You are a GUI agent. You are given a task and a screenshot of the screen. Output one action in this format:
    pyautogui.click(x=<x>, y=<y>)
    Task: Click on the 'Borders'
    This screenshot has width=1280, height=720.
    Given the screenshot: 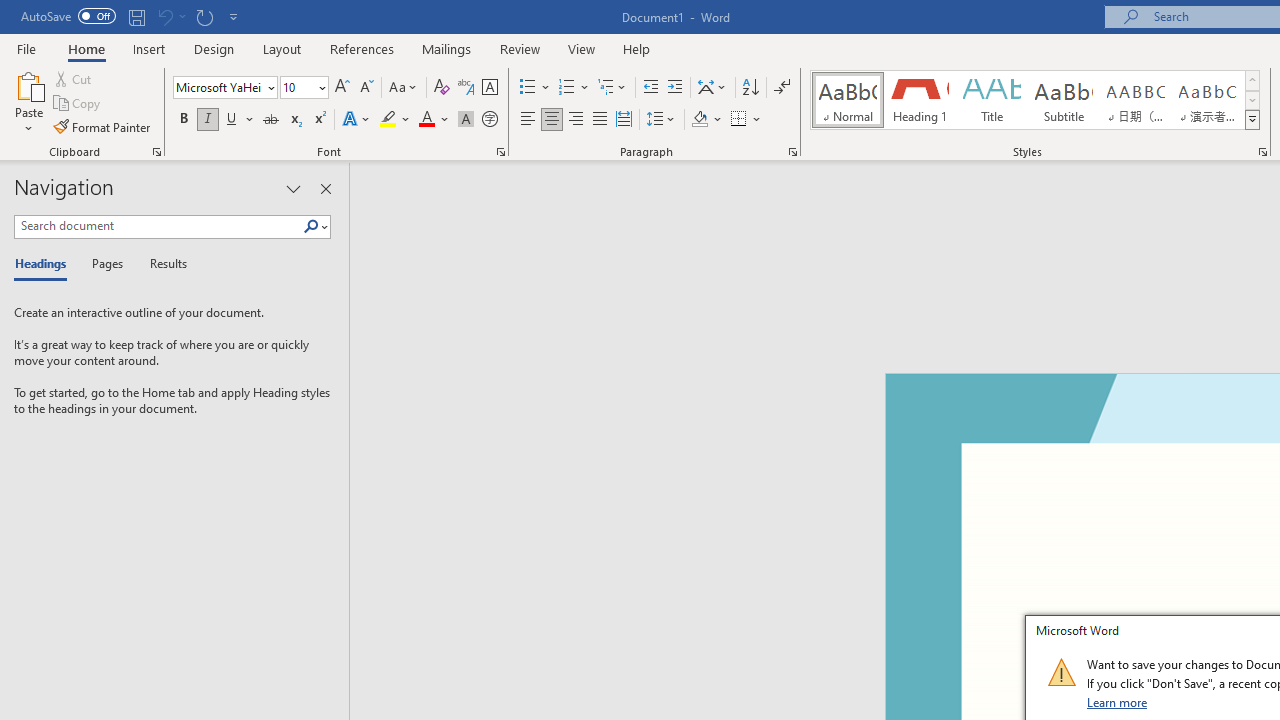 What is the action you would take?
    pyautogui.click(x=738, y=119)
    